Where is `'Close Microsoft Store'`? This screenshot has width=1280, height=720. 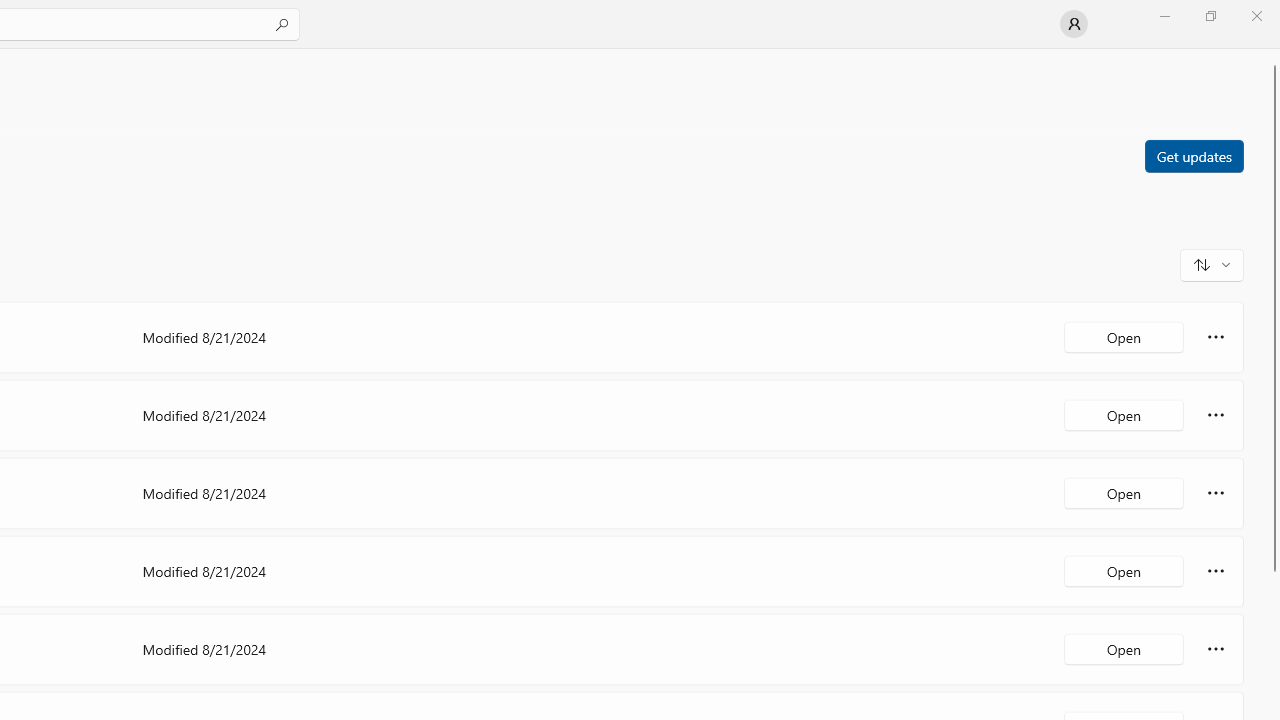 'Close Microsoft Store' is located at coordinates (1255, 15).